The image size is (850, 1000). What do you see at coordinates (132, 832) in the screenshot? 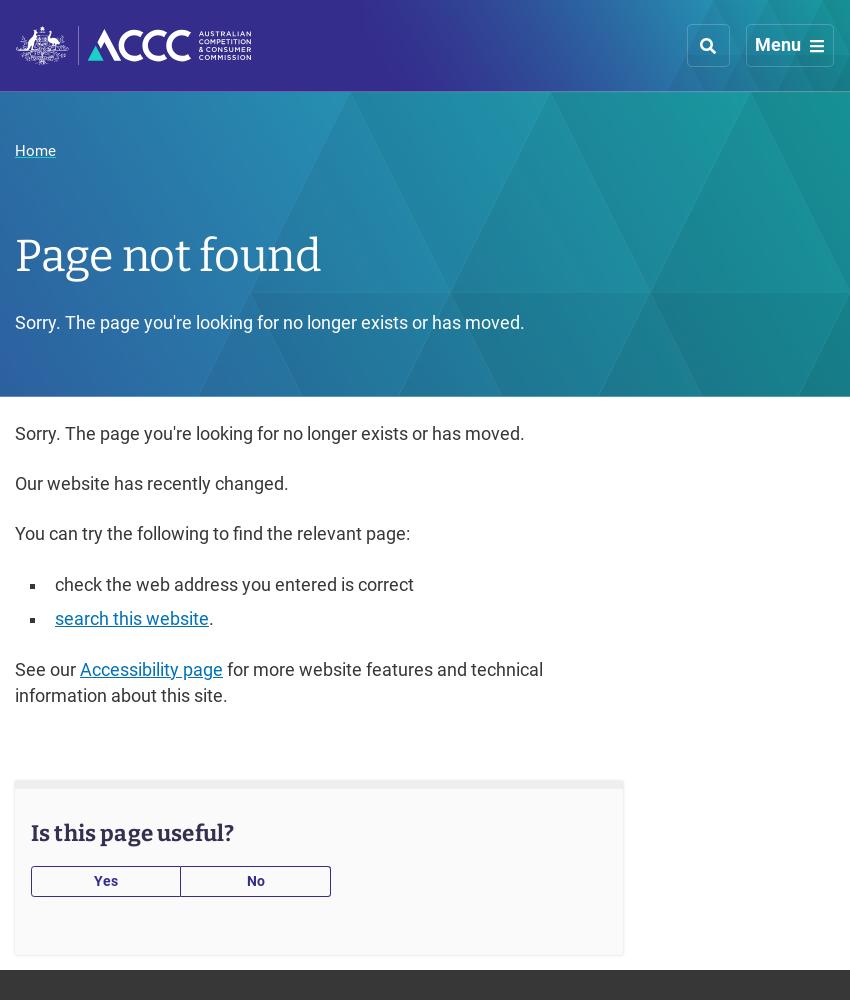
I see `'Is this page useful?'` at bounding box center [132, 832].